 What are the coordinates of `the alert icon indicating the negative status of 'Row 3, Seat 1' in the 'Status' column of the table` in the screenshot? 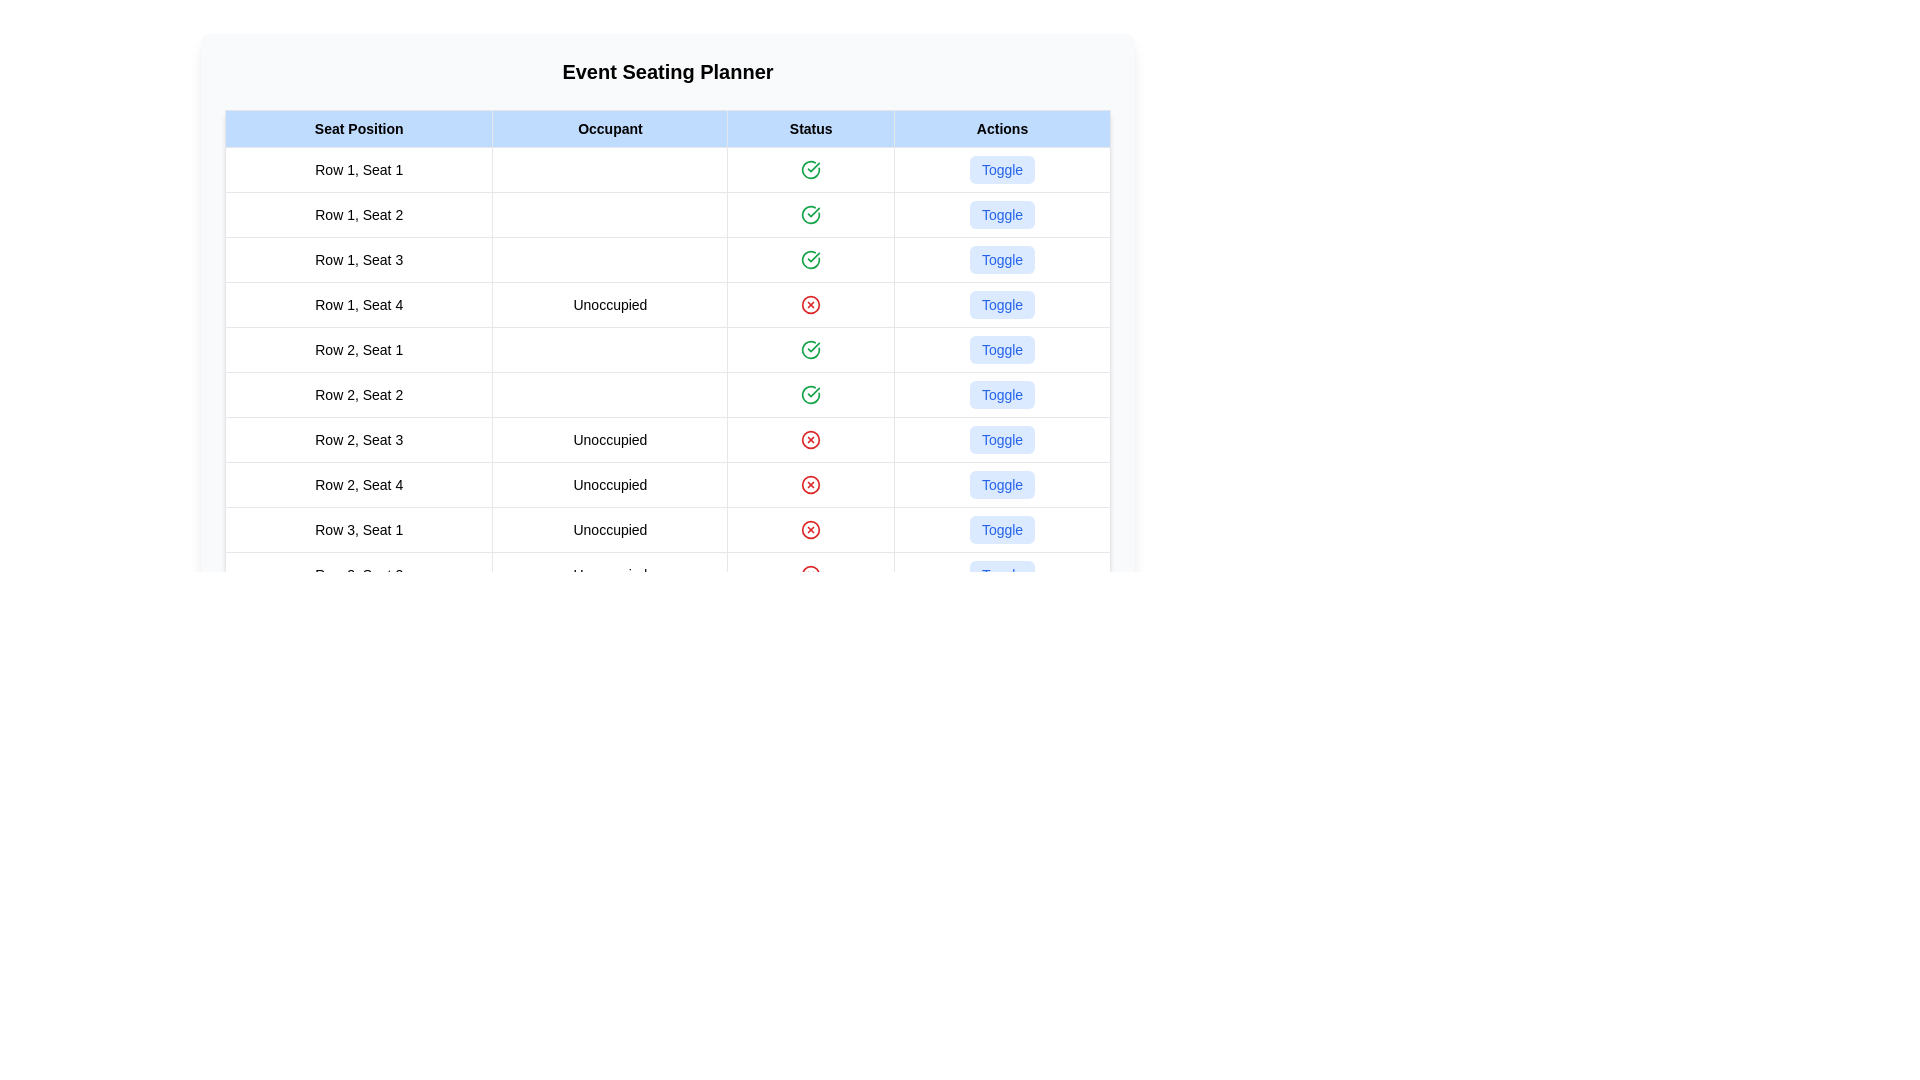 It's located at (811, 528).